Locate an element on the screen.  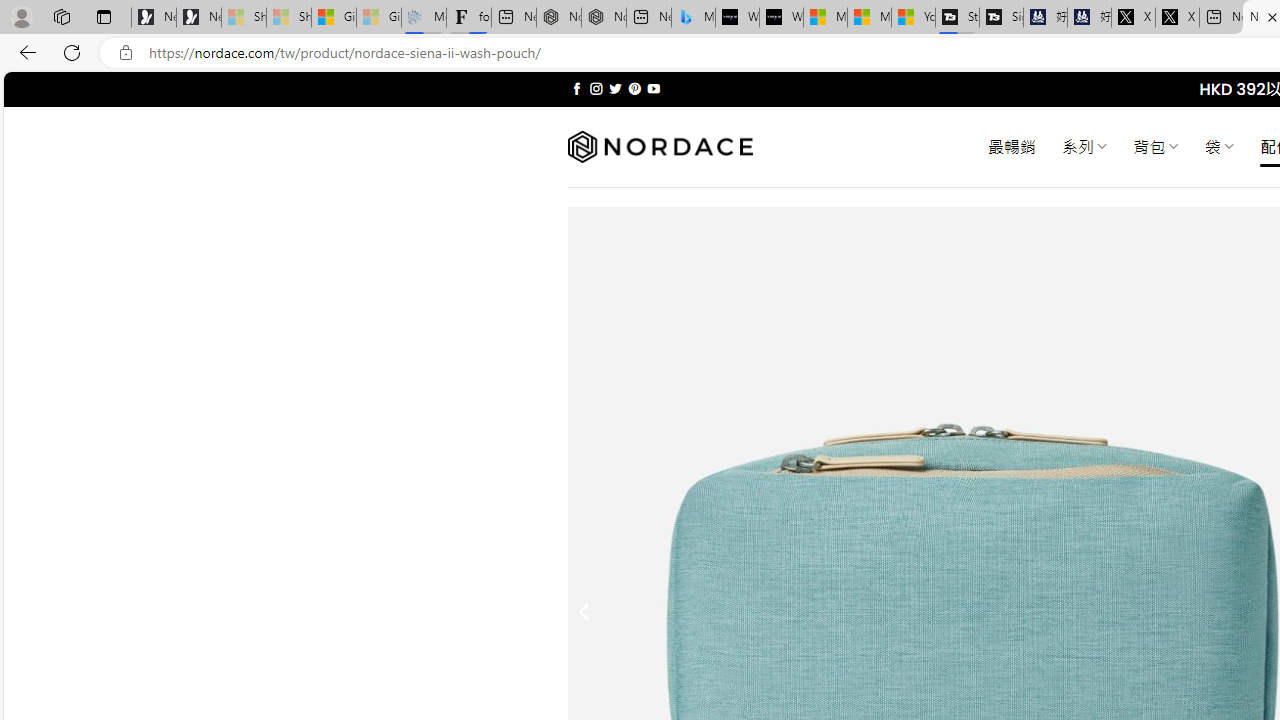
'Follow on Instagram' is located at coordinates (595, 88).